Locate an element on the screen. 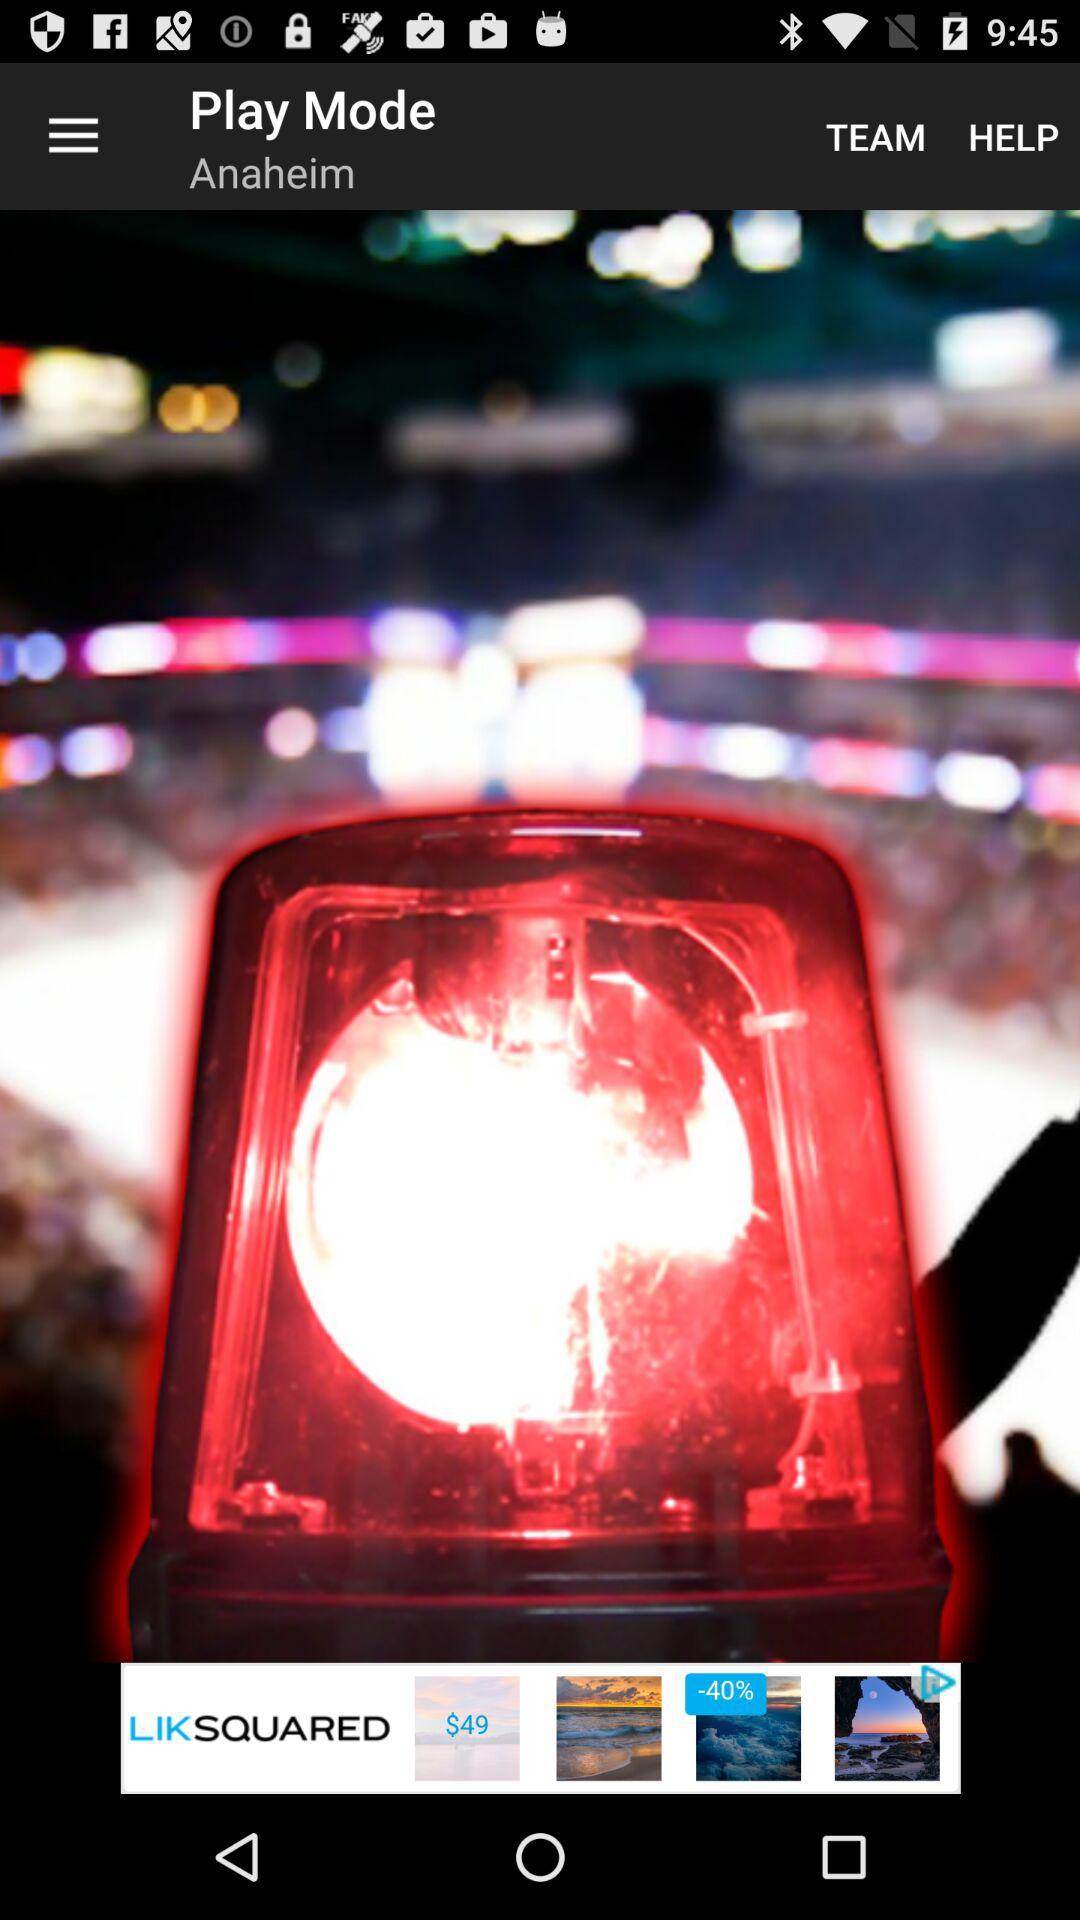 The height and width of the screenshot is (1920, 1080). advertisement website is located at coordinates (540, 1727).